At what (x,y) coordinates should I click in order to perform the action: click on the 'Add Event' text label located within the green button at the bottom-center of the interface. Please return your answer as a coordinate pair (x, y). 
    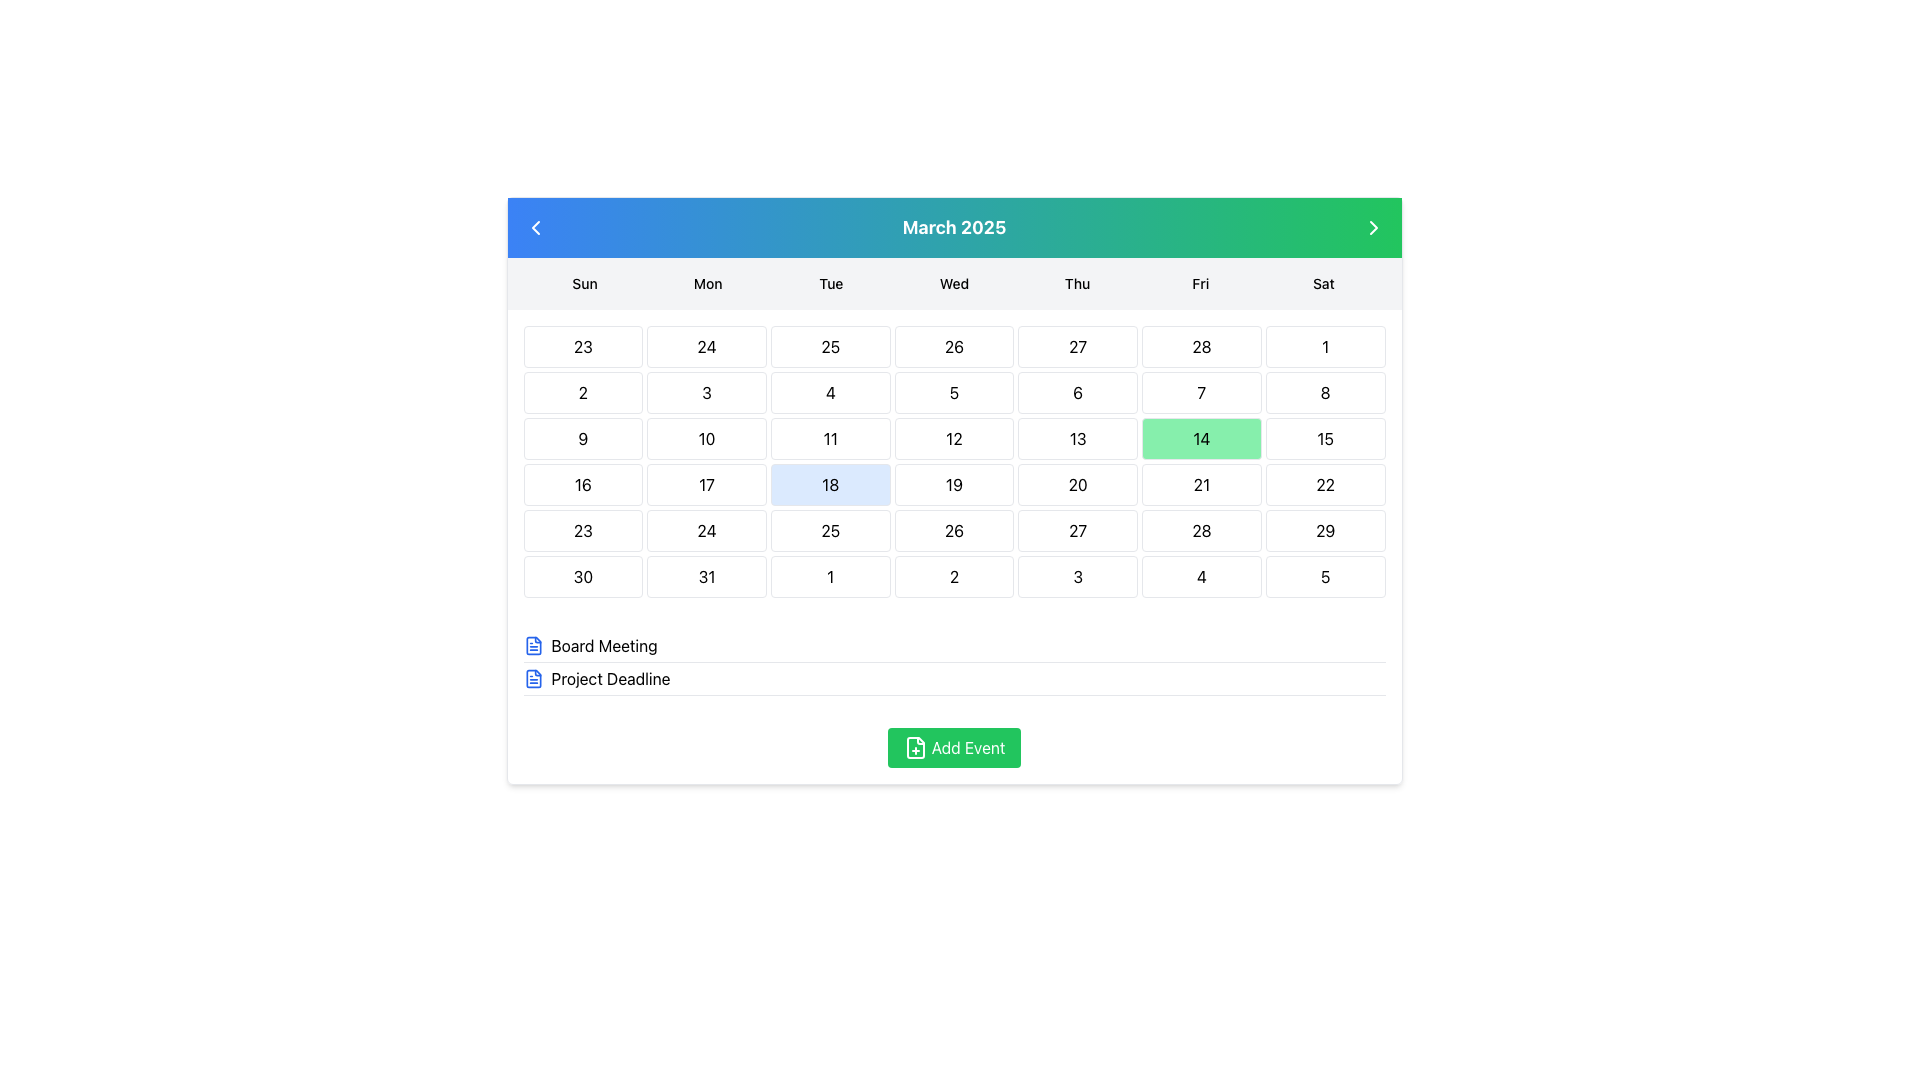
    Looking at the image, I should click on (968, 748).